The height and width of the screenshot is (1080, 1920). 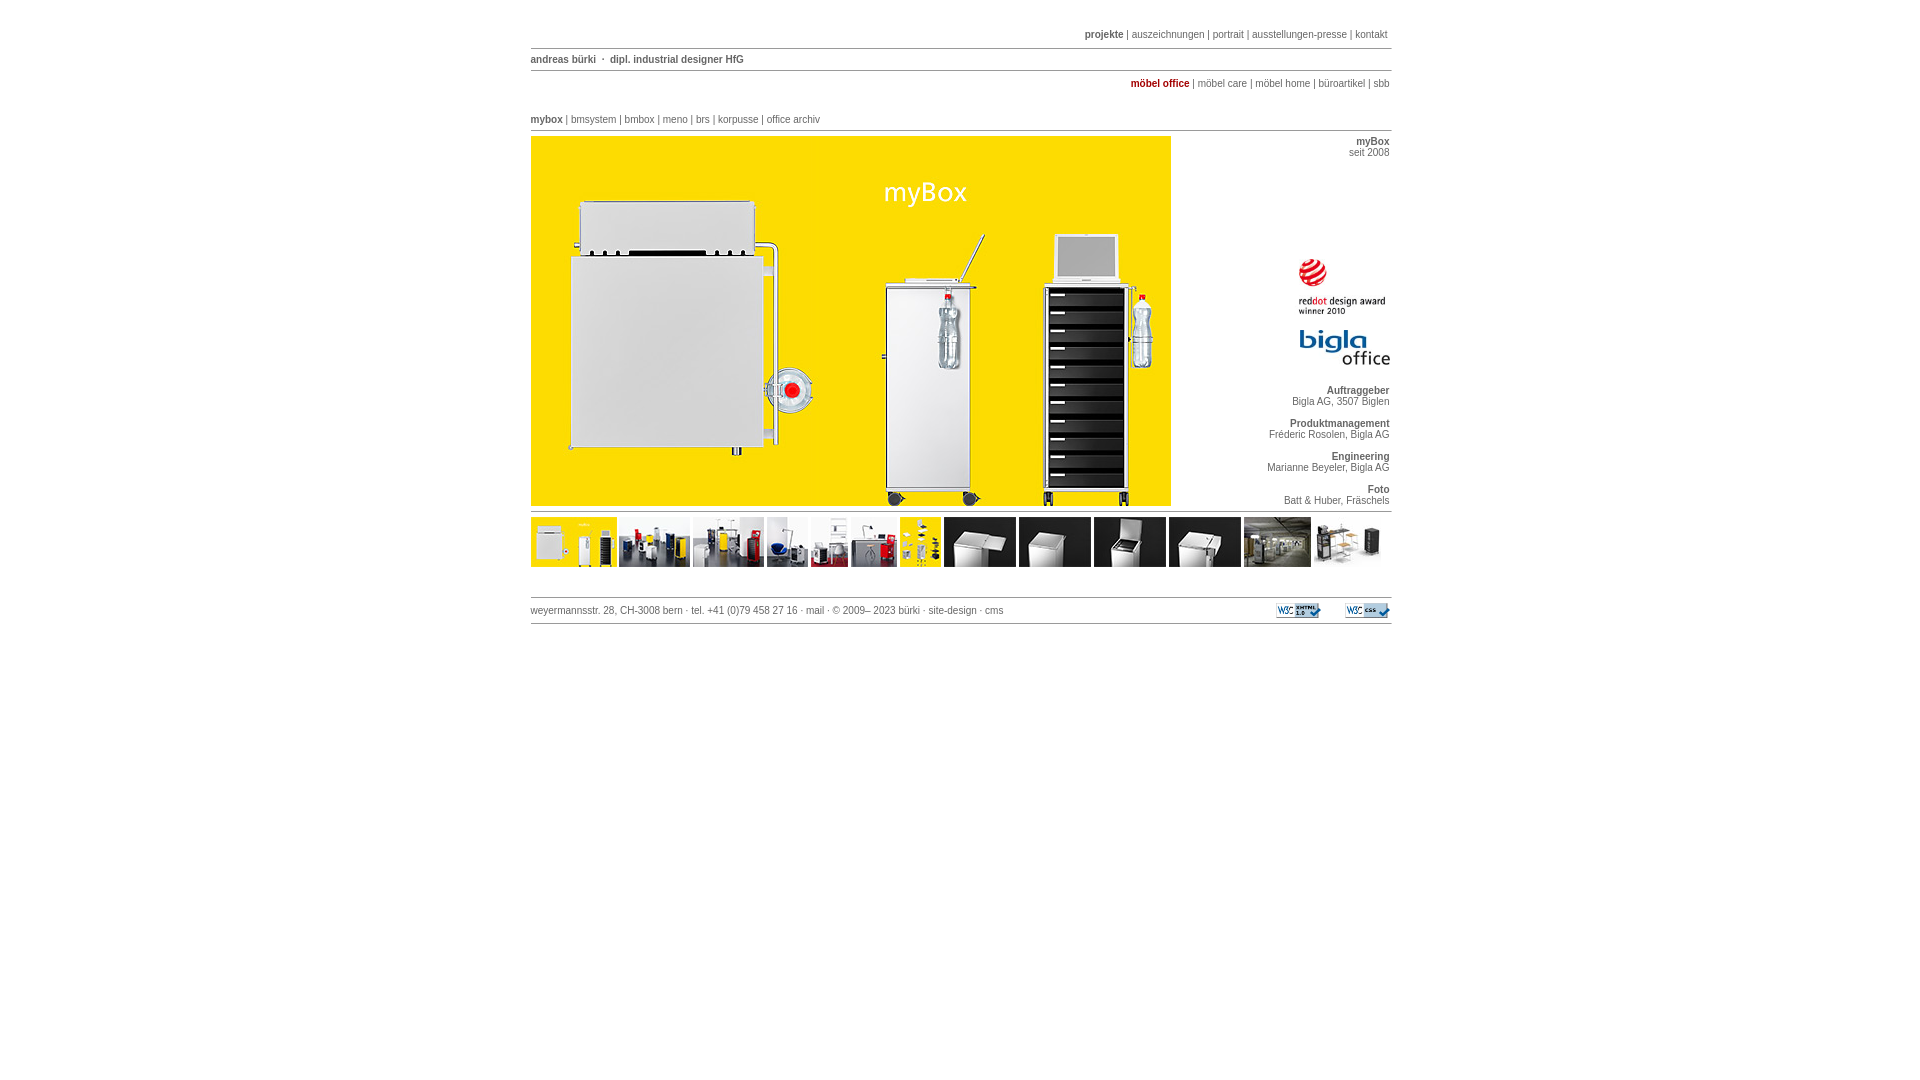 What do you see at coordinates (737, 119) in the screenshot?
I see `'korpusse'` at bounding box center [737, 119].